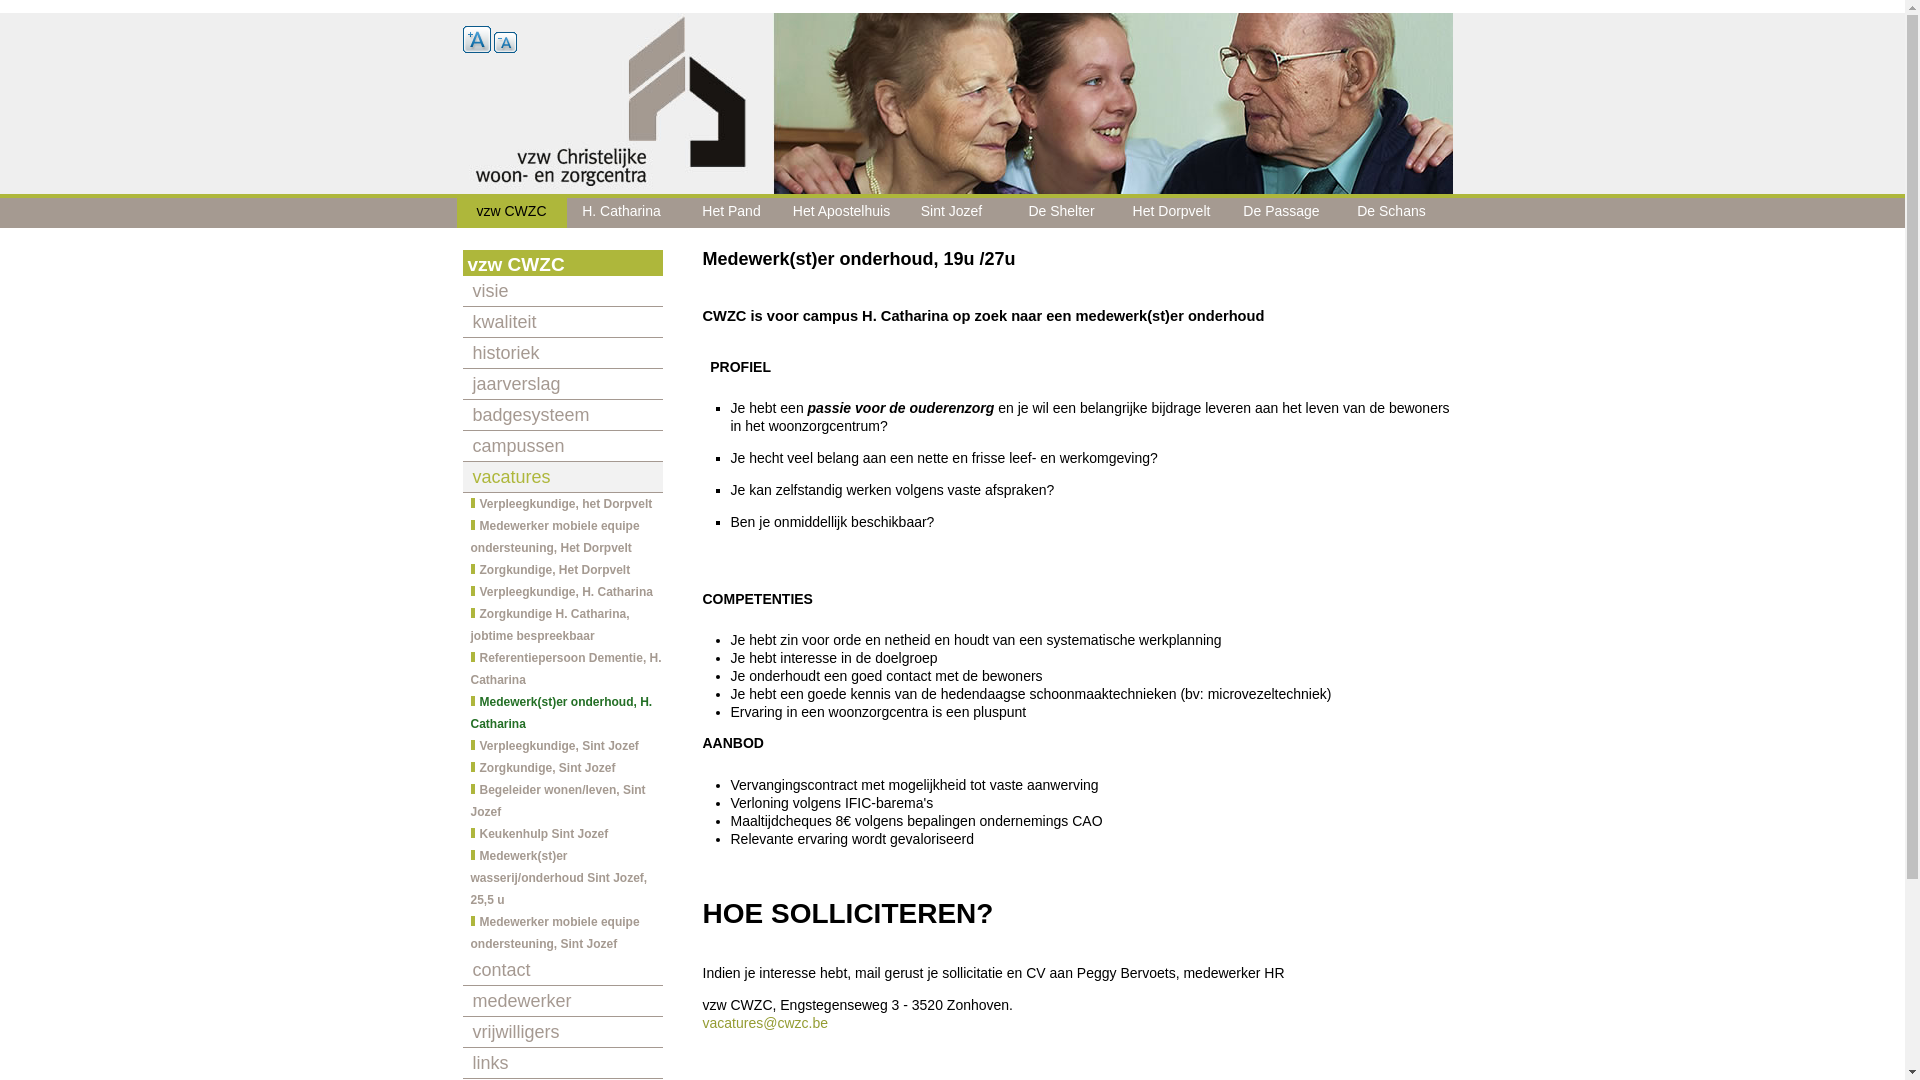 The image size is (1920, 1080). What do you see at coordinates (560, 800) in the screenshot?
I see `'Begeleider wonen/leven, Sint Jozef'` at bounding box center [560, 800].